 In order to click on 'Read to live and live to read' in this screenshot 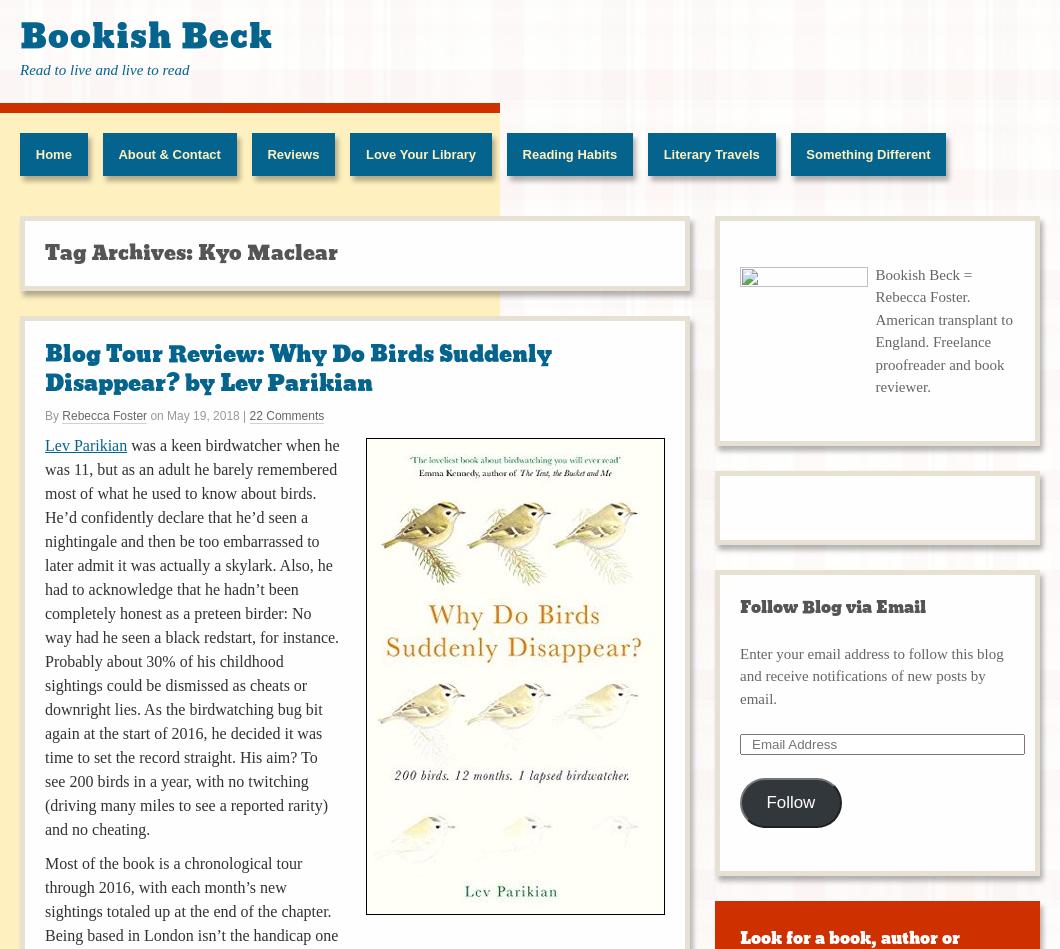, I will do `click(104, 70)`.